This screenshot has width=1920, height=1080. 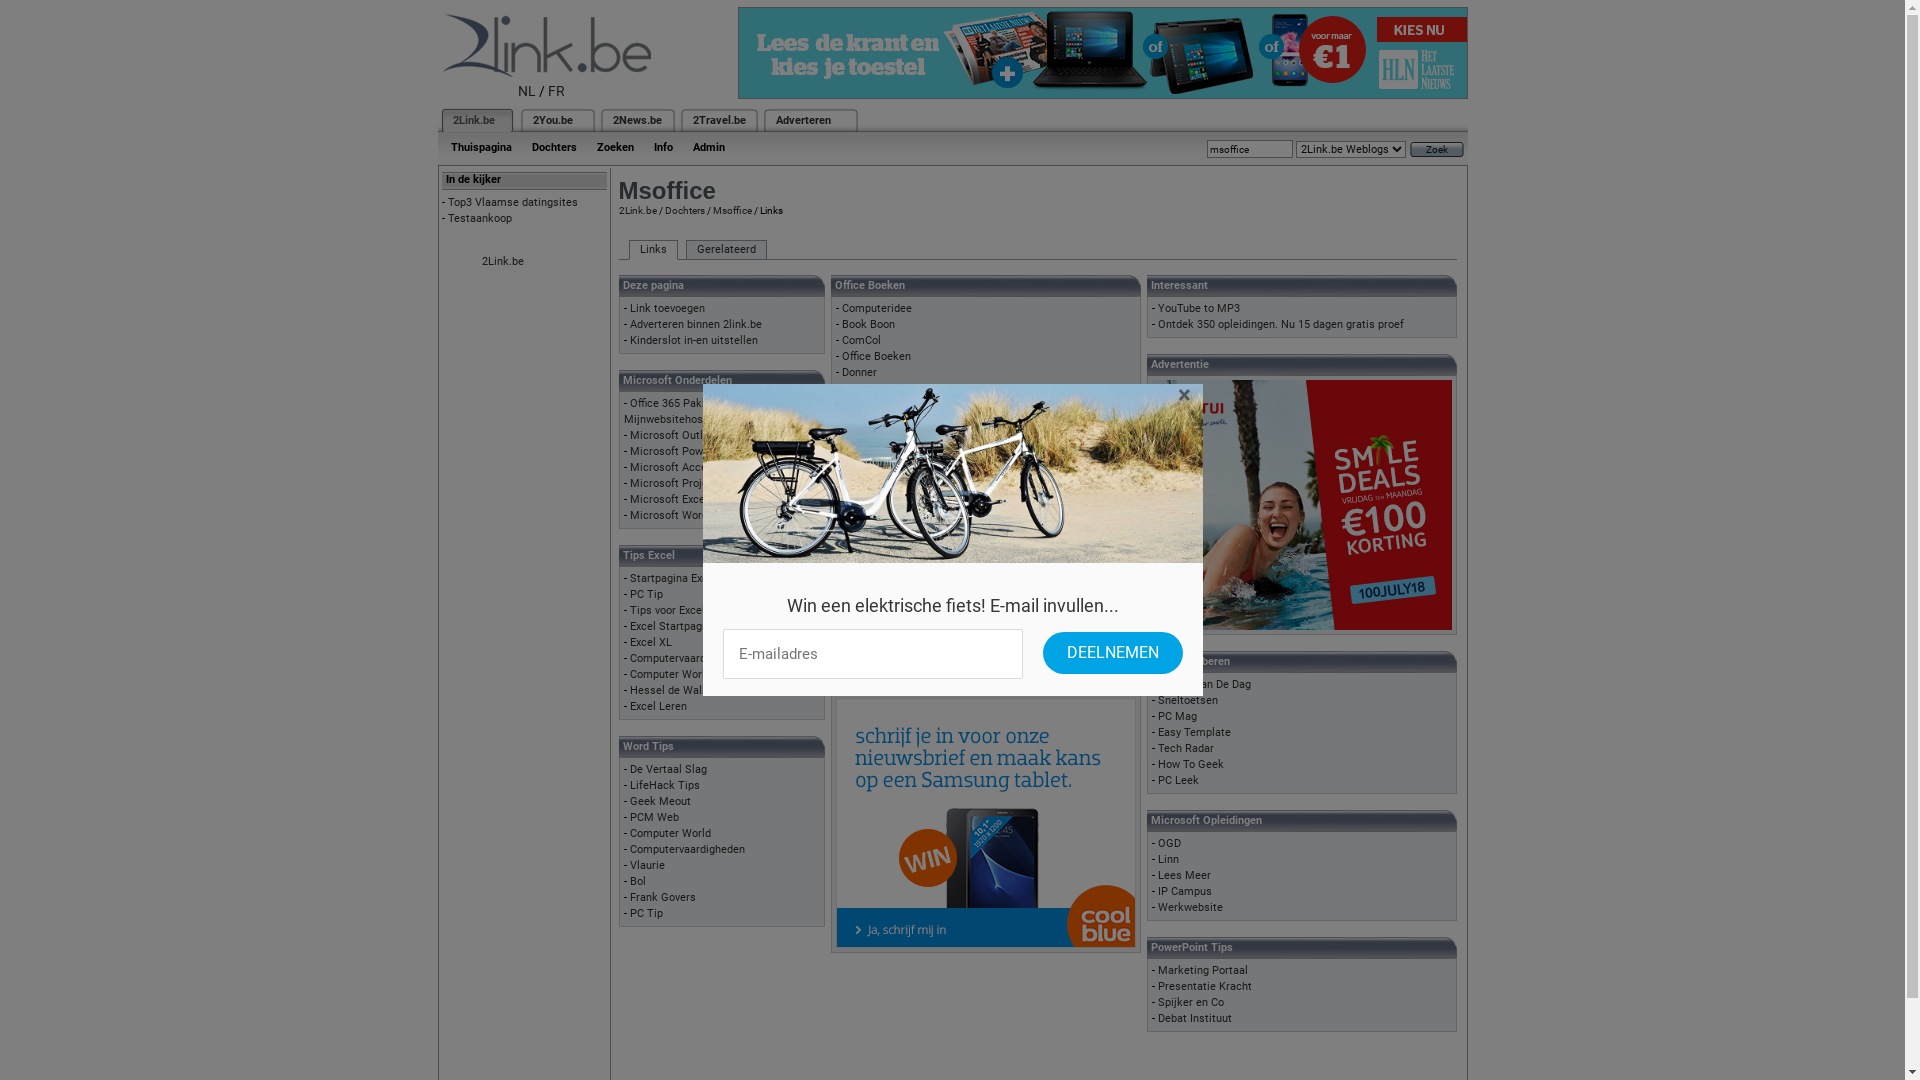 What do you see at coordinates (1203, 683) in the screenshot?
I see `'PC Tip Van De Dag'` at bounding box center [1203, 683].